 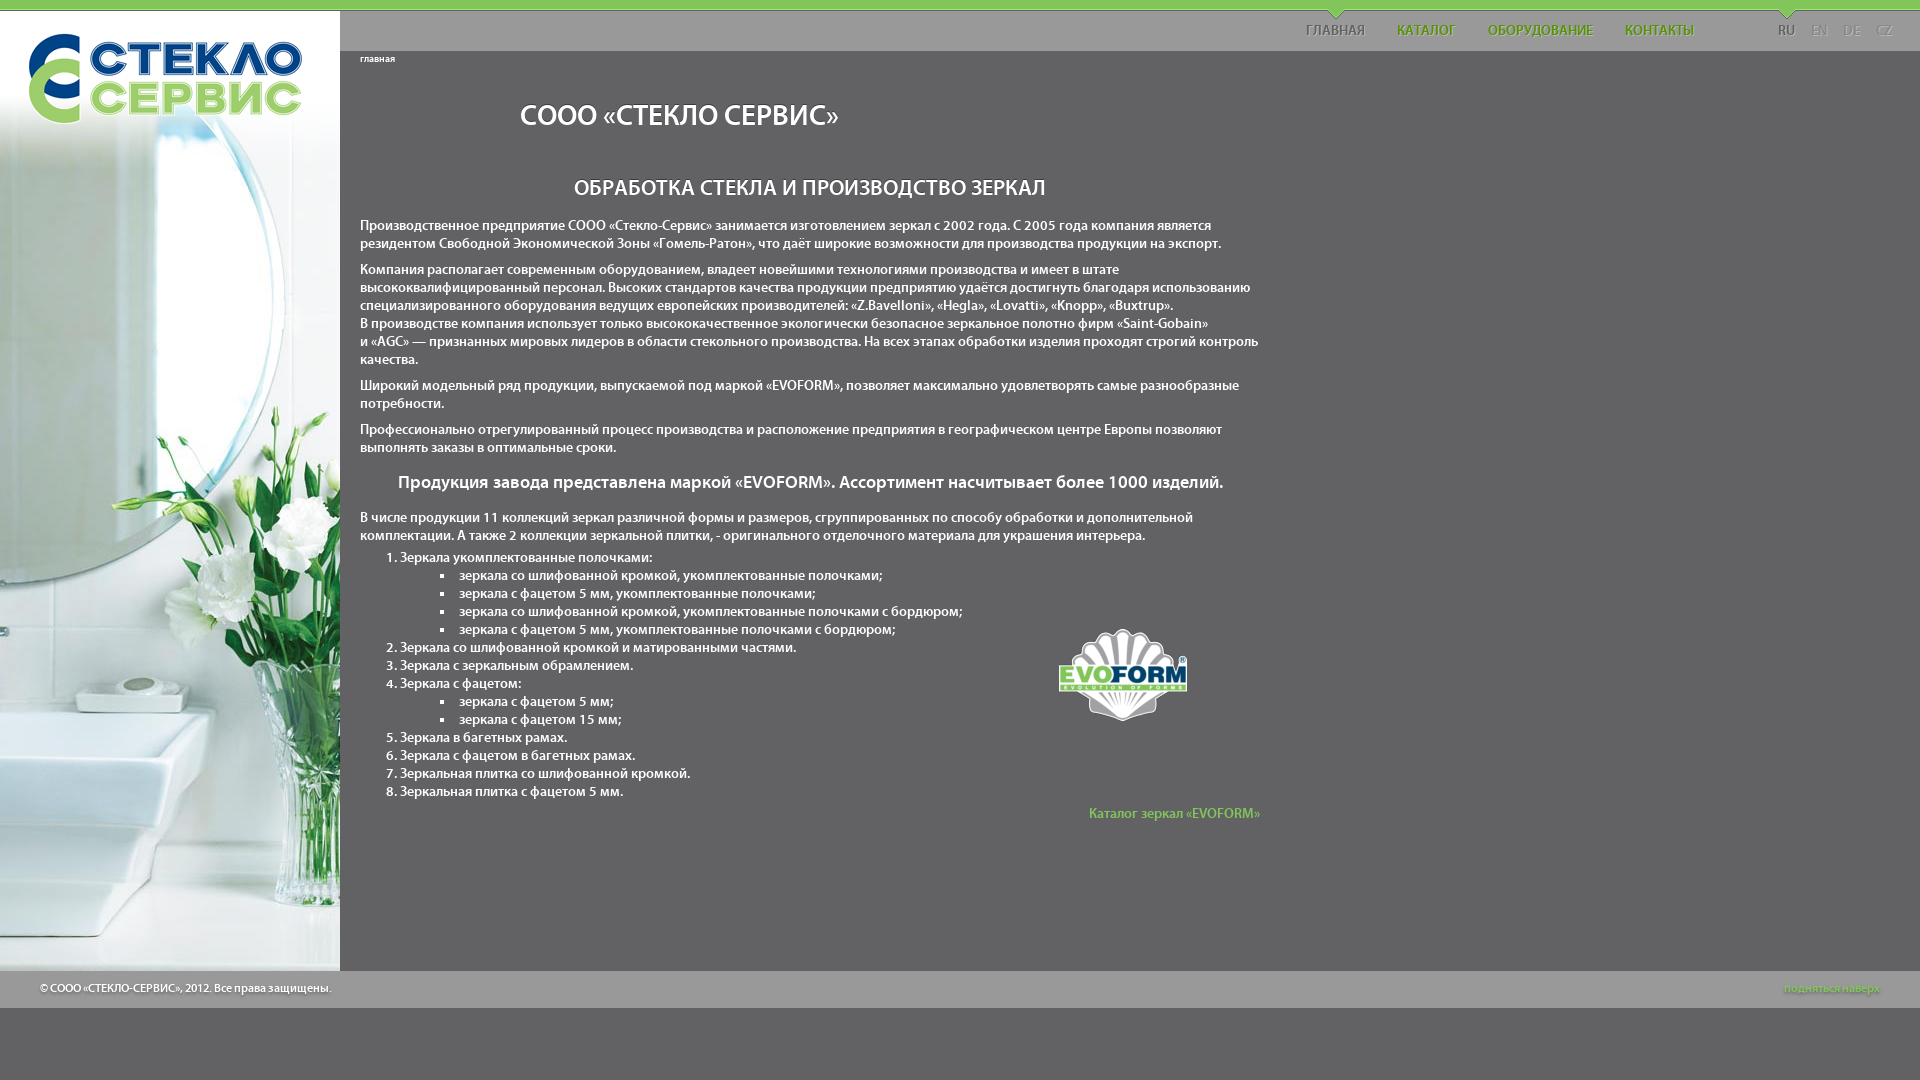 What do you see at coordinates (1850, 24) in the screenshot?
I see `'DE'` at bounding box center [1850, 24].